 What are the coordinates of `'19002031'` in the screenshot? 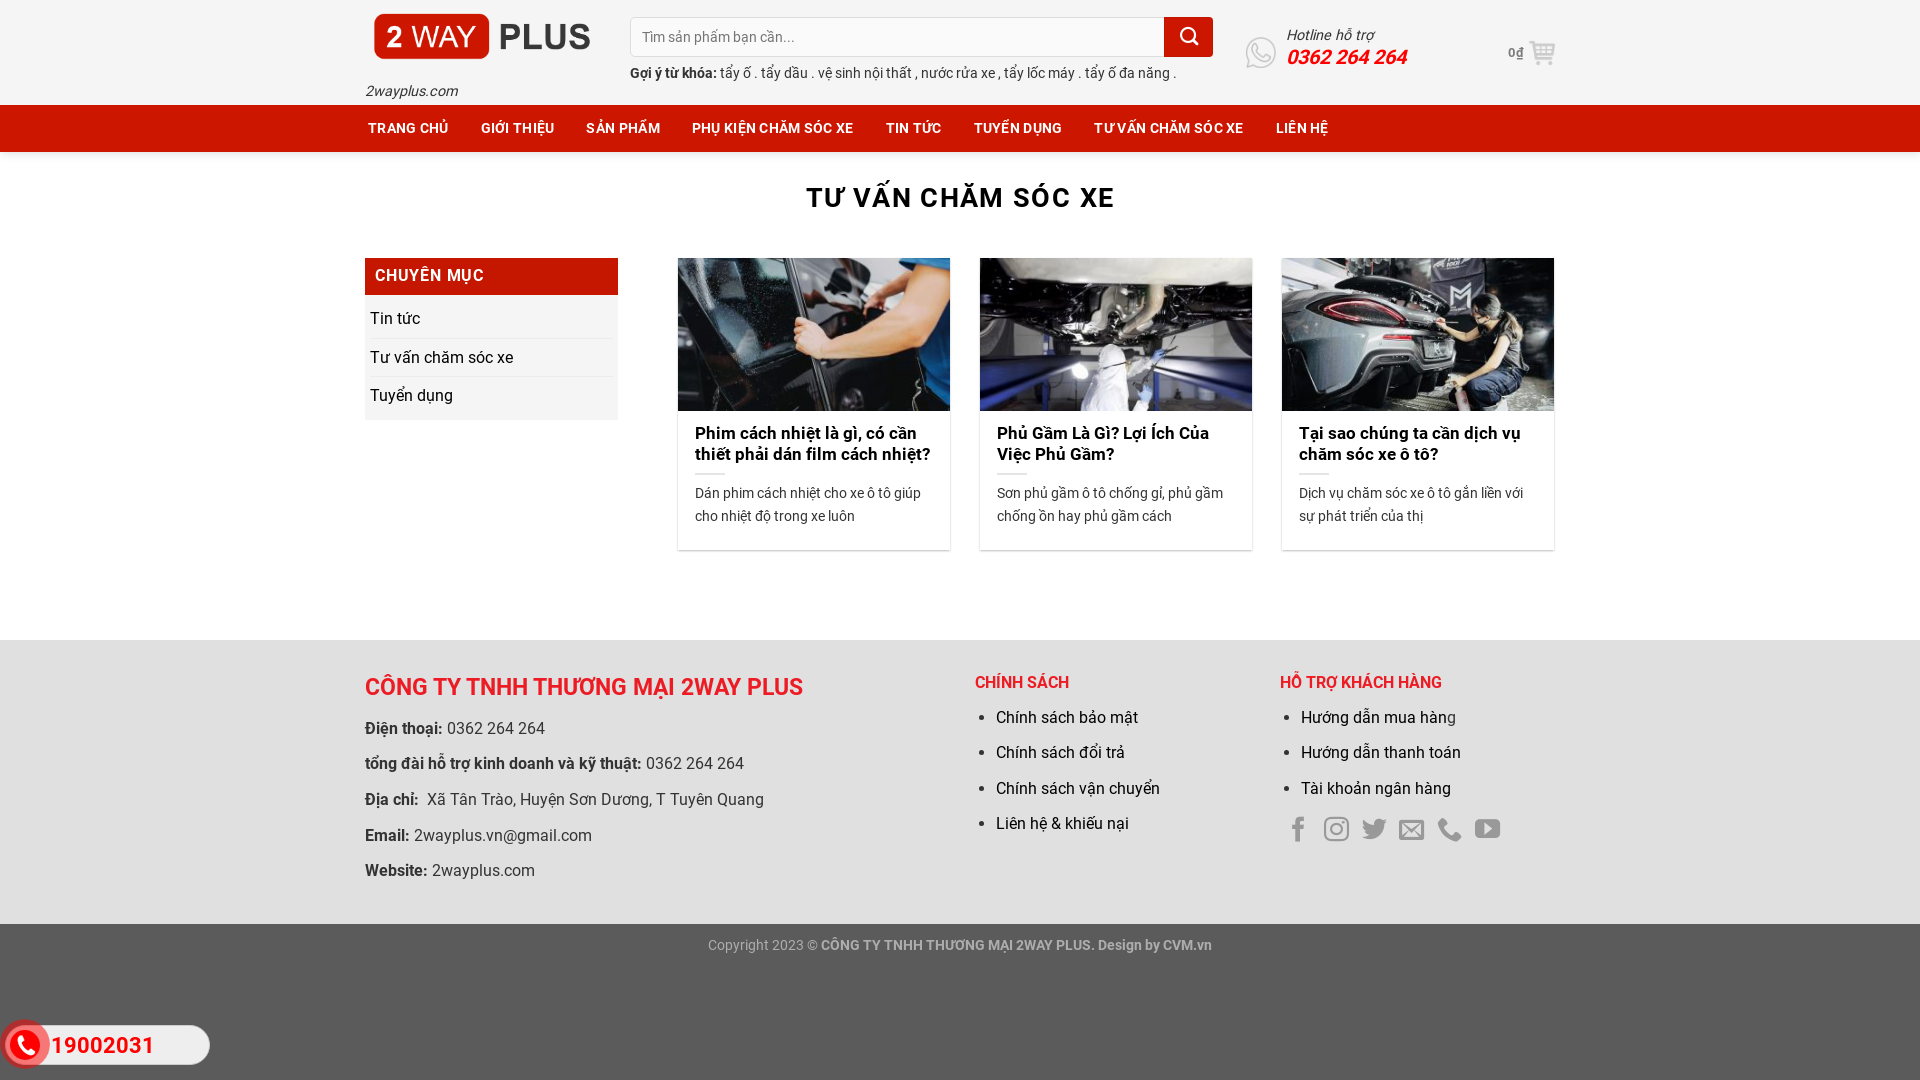 It's located at (4, 1044).